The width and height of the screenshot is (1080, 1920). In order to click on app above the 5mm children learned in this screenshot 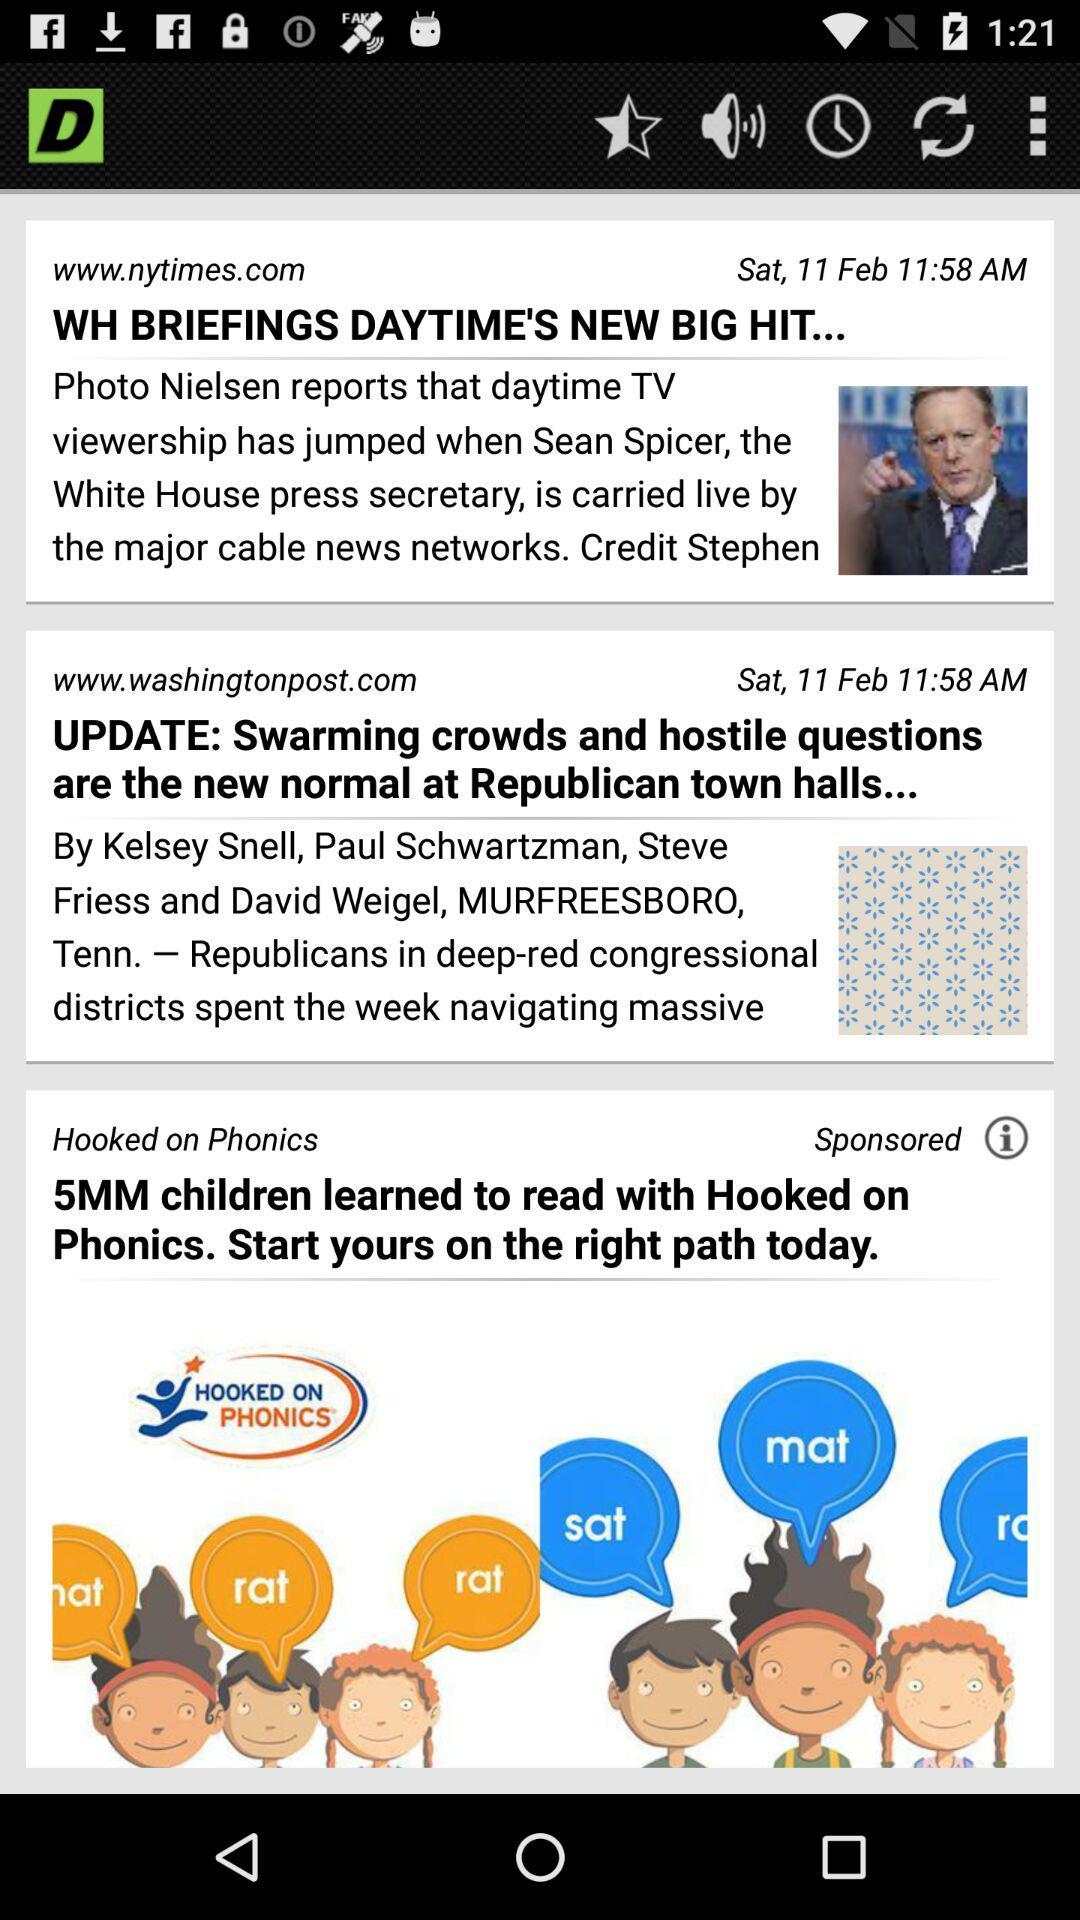, I will do `click(1006, 1137)`.